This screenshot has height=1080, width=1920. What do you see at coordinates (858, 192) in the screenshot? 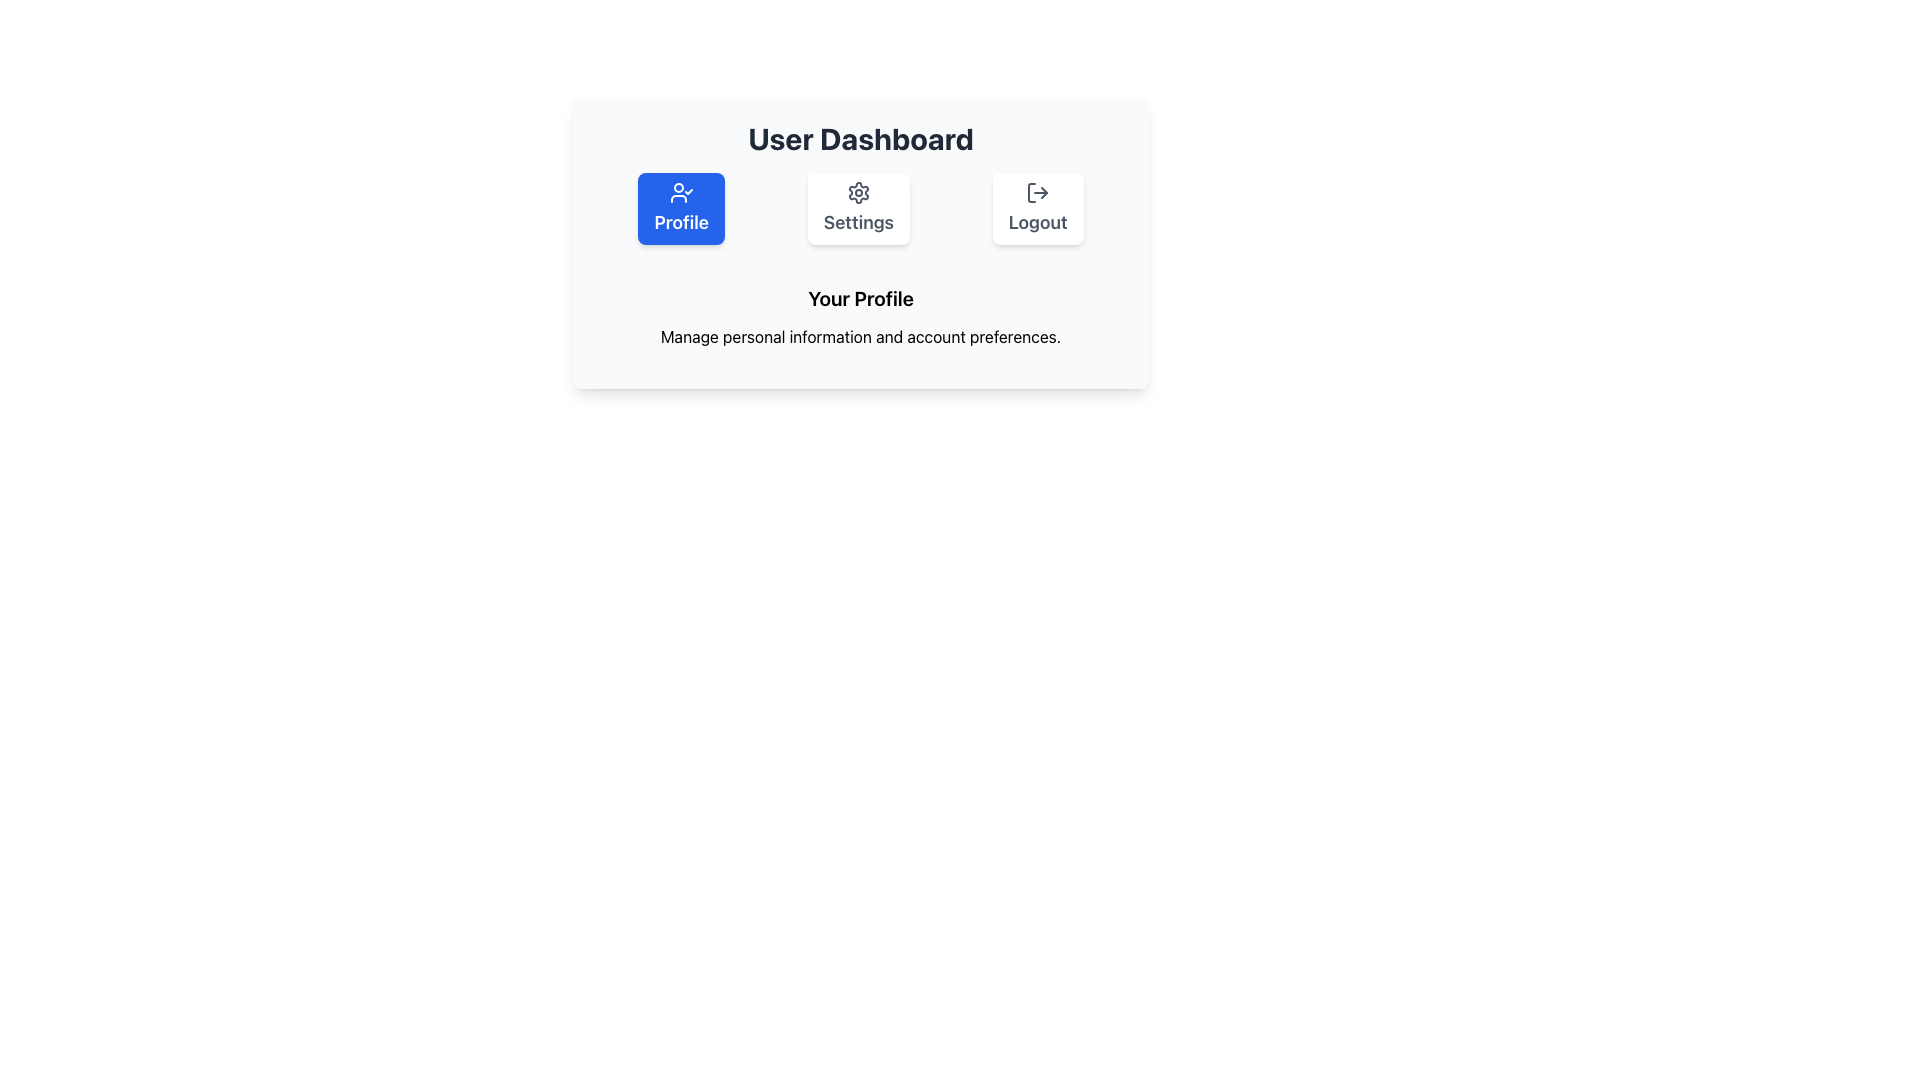
I see `the gear icon representing the 'Settings' element for navigation in the User Dashboard interface` at bounding box center [858, 192].